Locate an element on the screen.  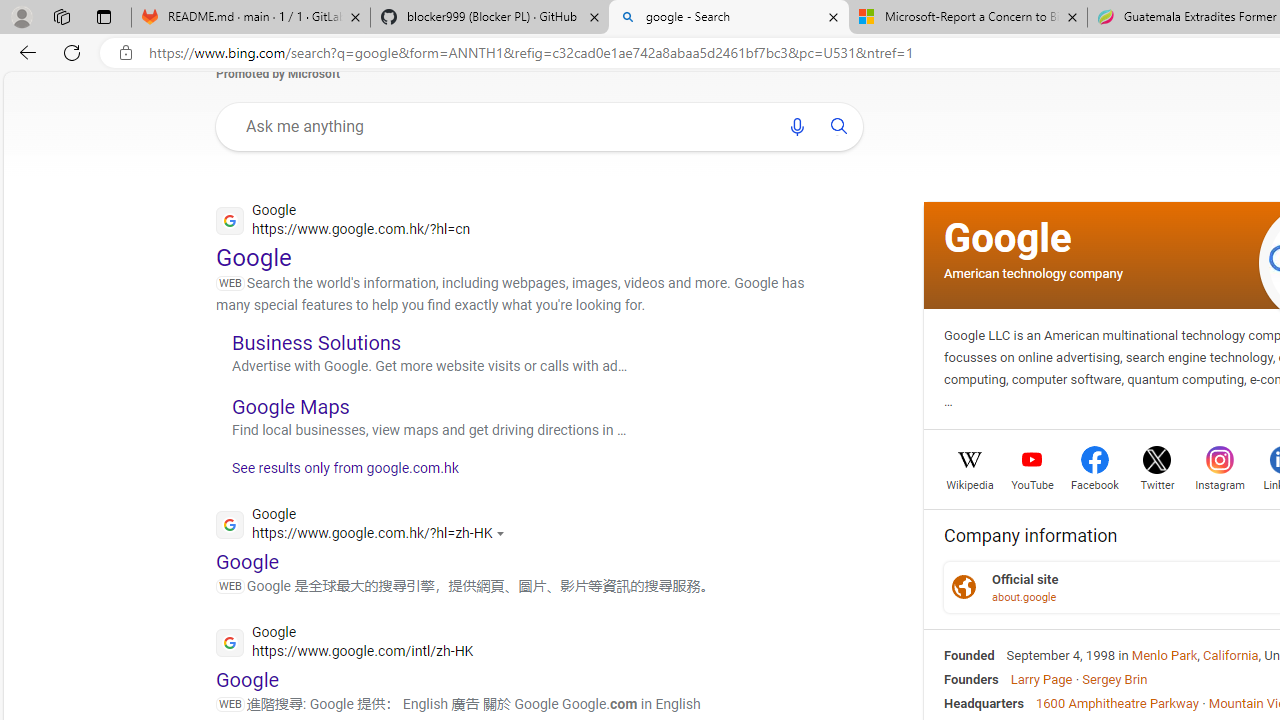
'Sergey Brin' is located at coordinates (1113, 677).